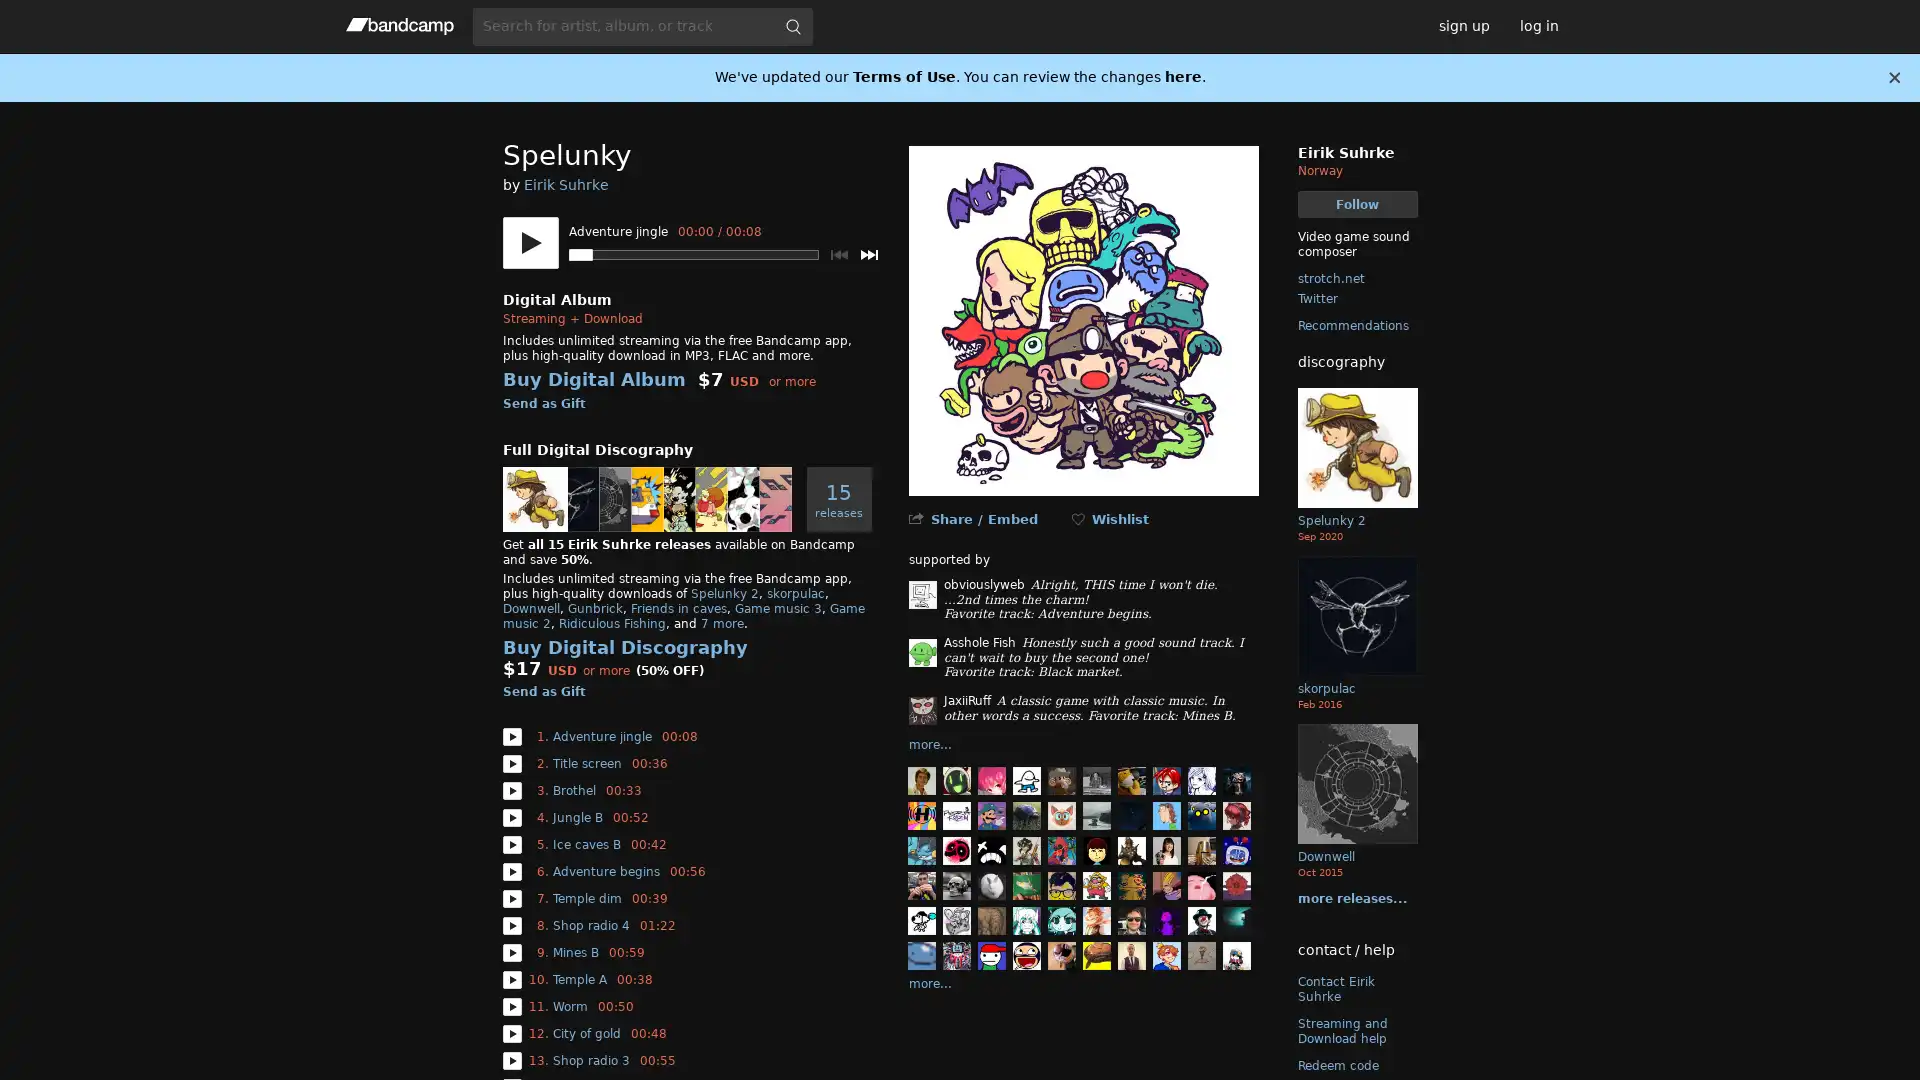 The height and width of the screenshot is (1080, 1920). What do you see at coordinates (511, 763) in the screenshot?
I see `Play Title screen` at bounding box center [511, 763].